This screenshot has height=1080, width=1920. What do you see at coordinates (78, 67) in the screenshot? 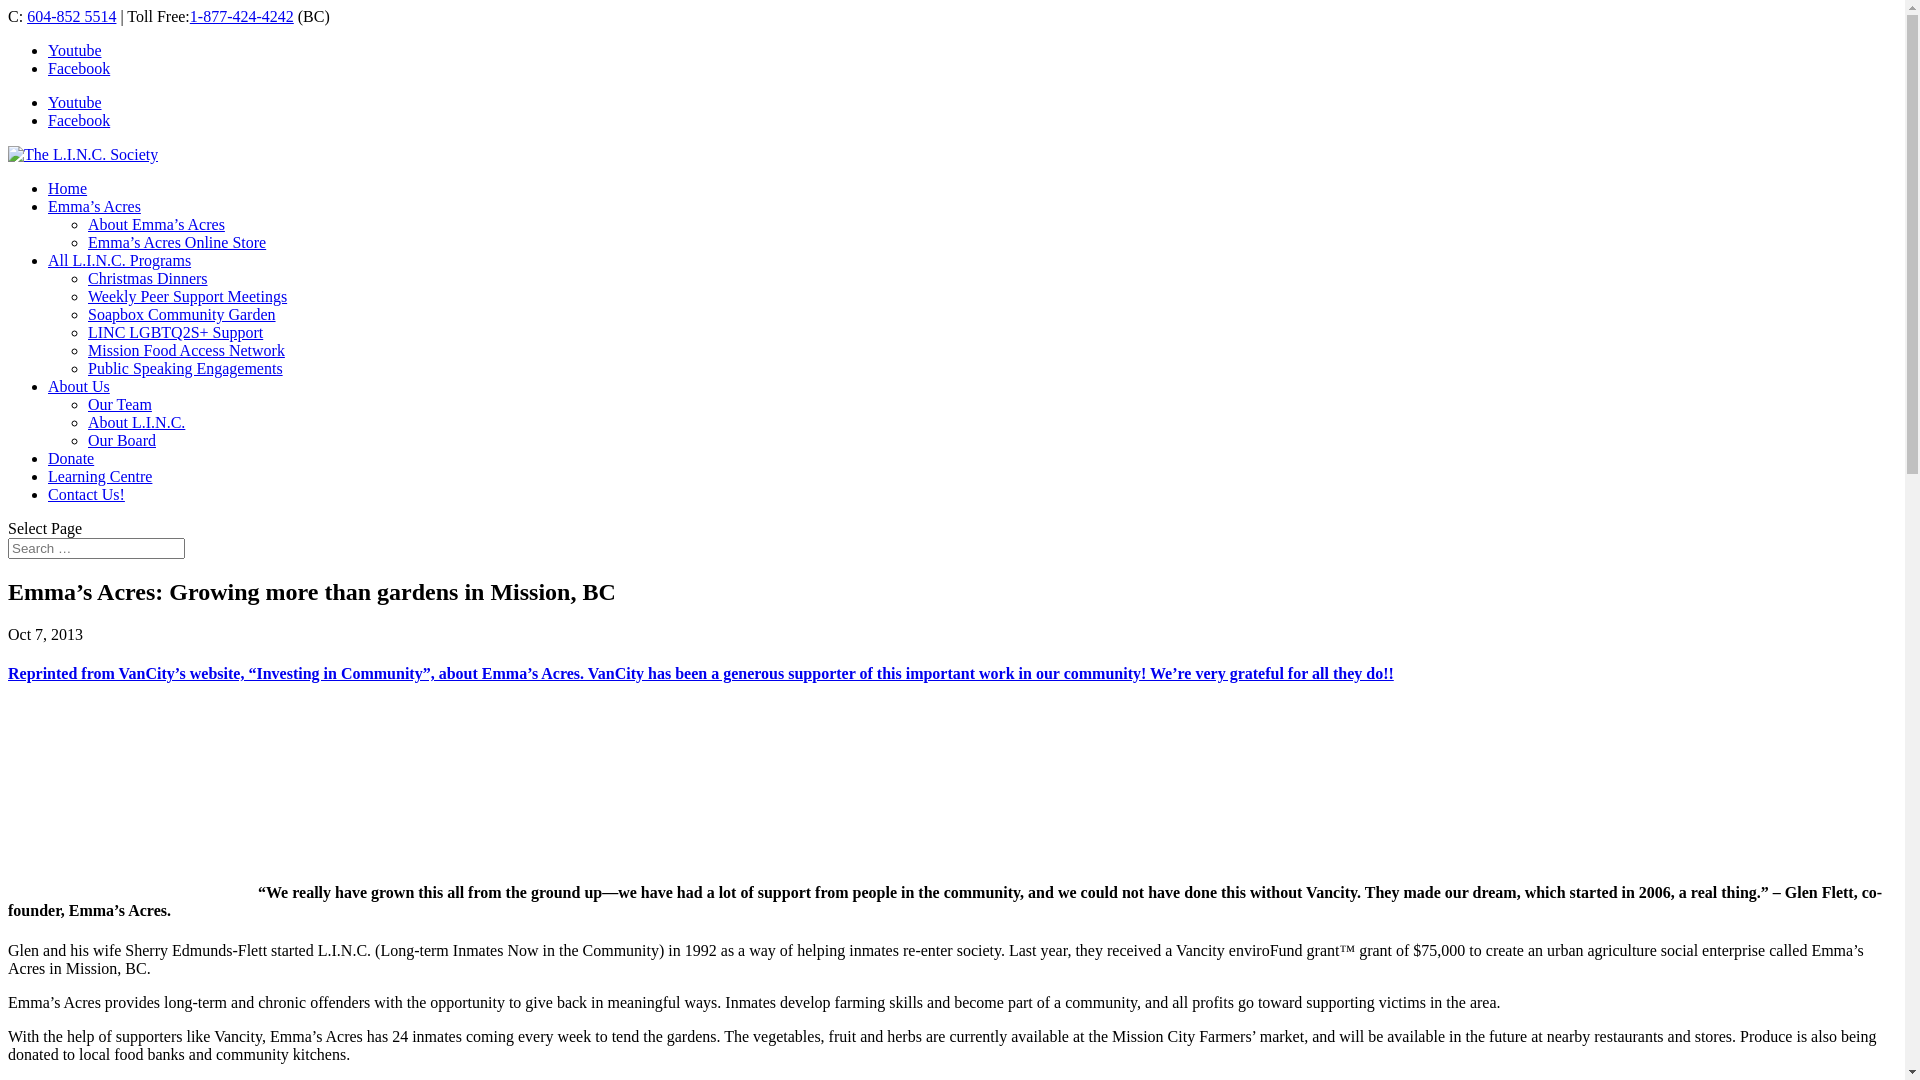
I see `'Facebook'` at bounding box center [78, 67].